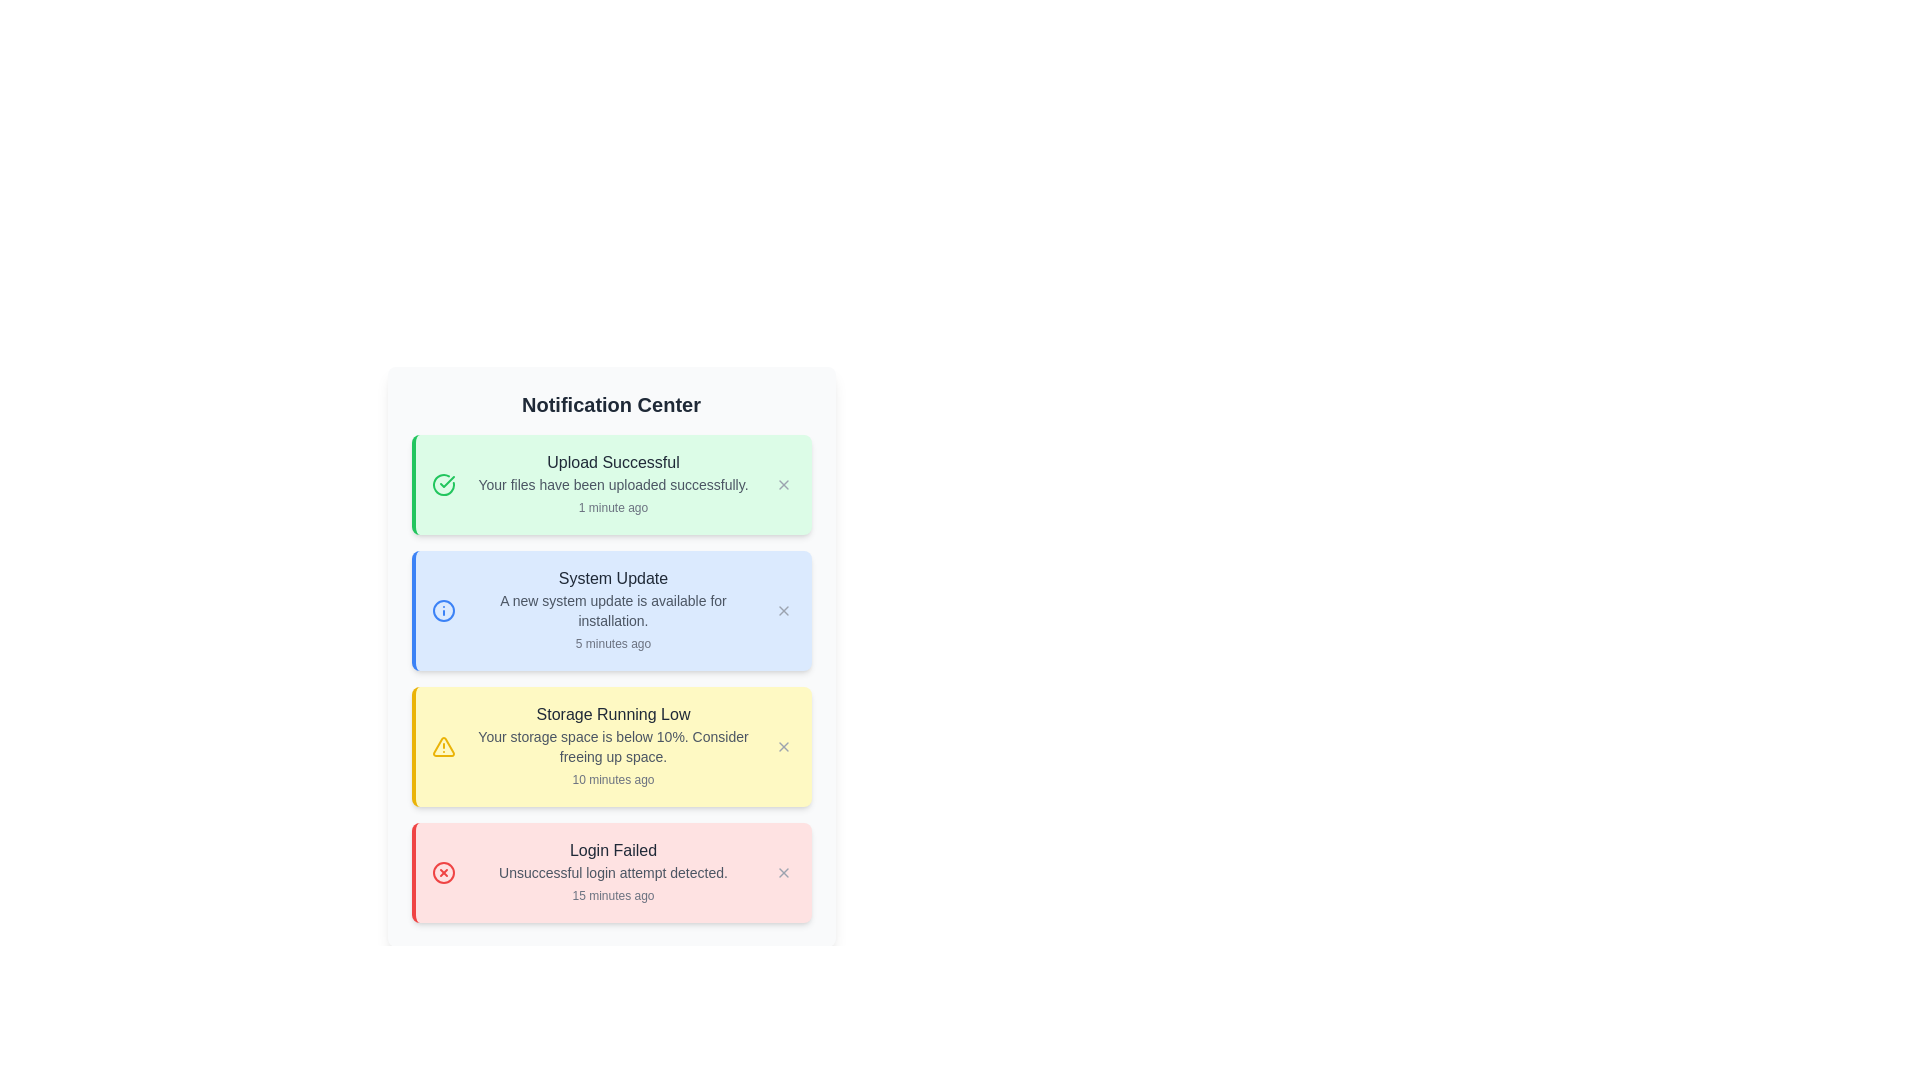 This screenshot has height=1080, width=1920. What do you see at coordinates (442, 609) in the screenshot?
I see `the circular icon within the 'System Update' notification card in the notification panel` at bounding box center [442, 609].